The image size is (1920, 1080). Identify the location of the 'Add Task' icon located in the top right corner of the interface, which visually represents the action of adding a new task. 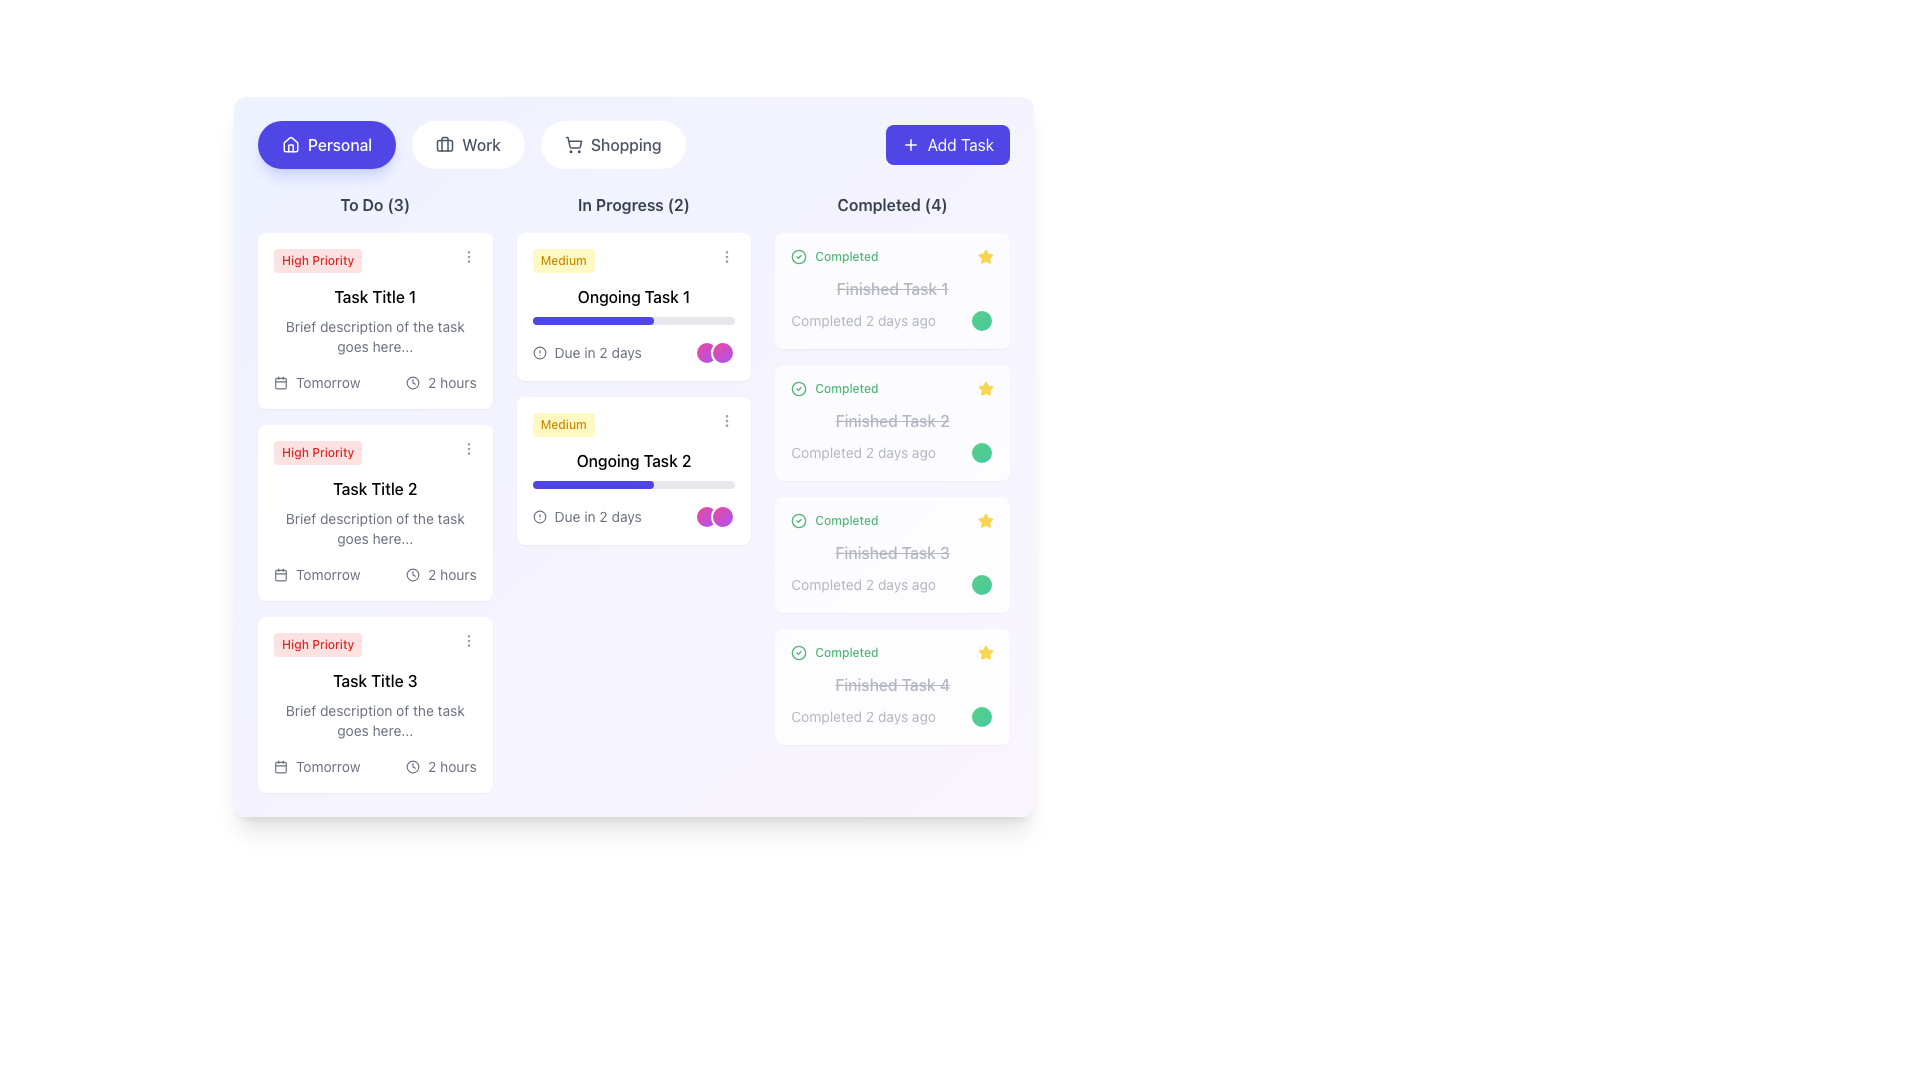
(909, 144).